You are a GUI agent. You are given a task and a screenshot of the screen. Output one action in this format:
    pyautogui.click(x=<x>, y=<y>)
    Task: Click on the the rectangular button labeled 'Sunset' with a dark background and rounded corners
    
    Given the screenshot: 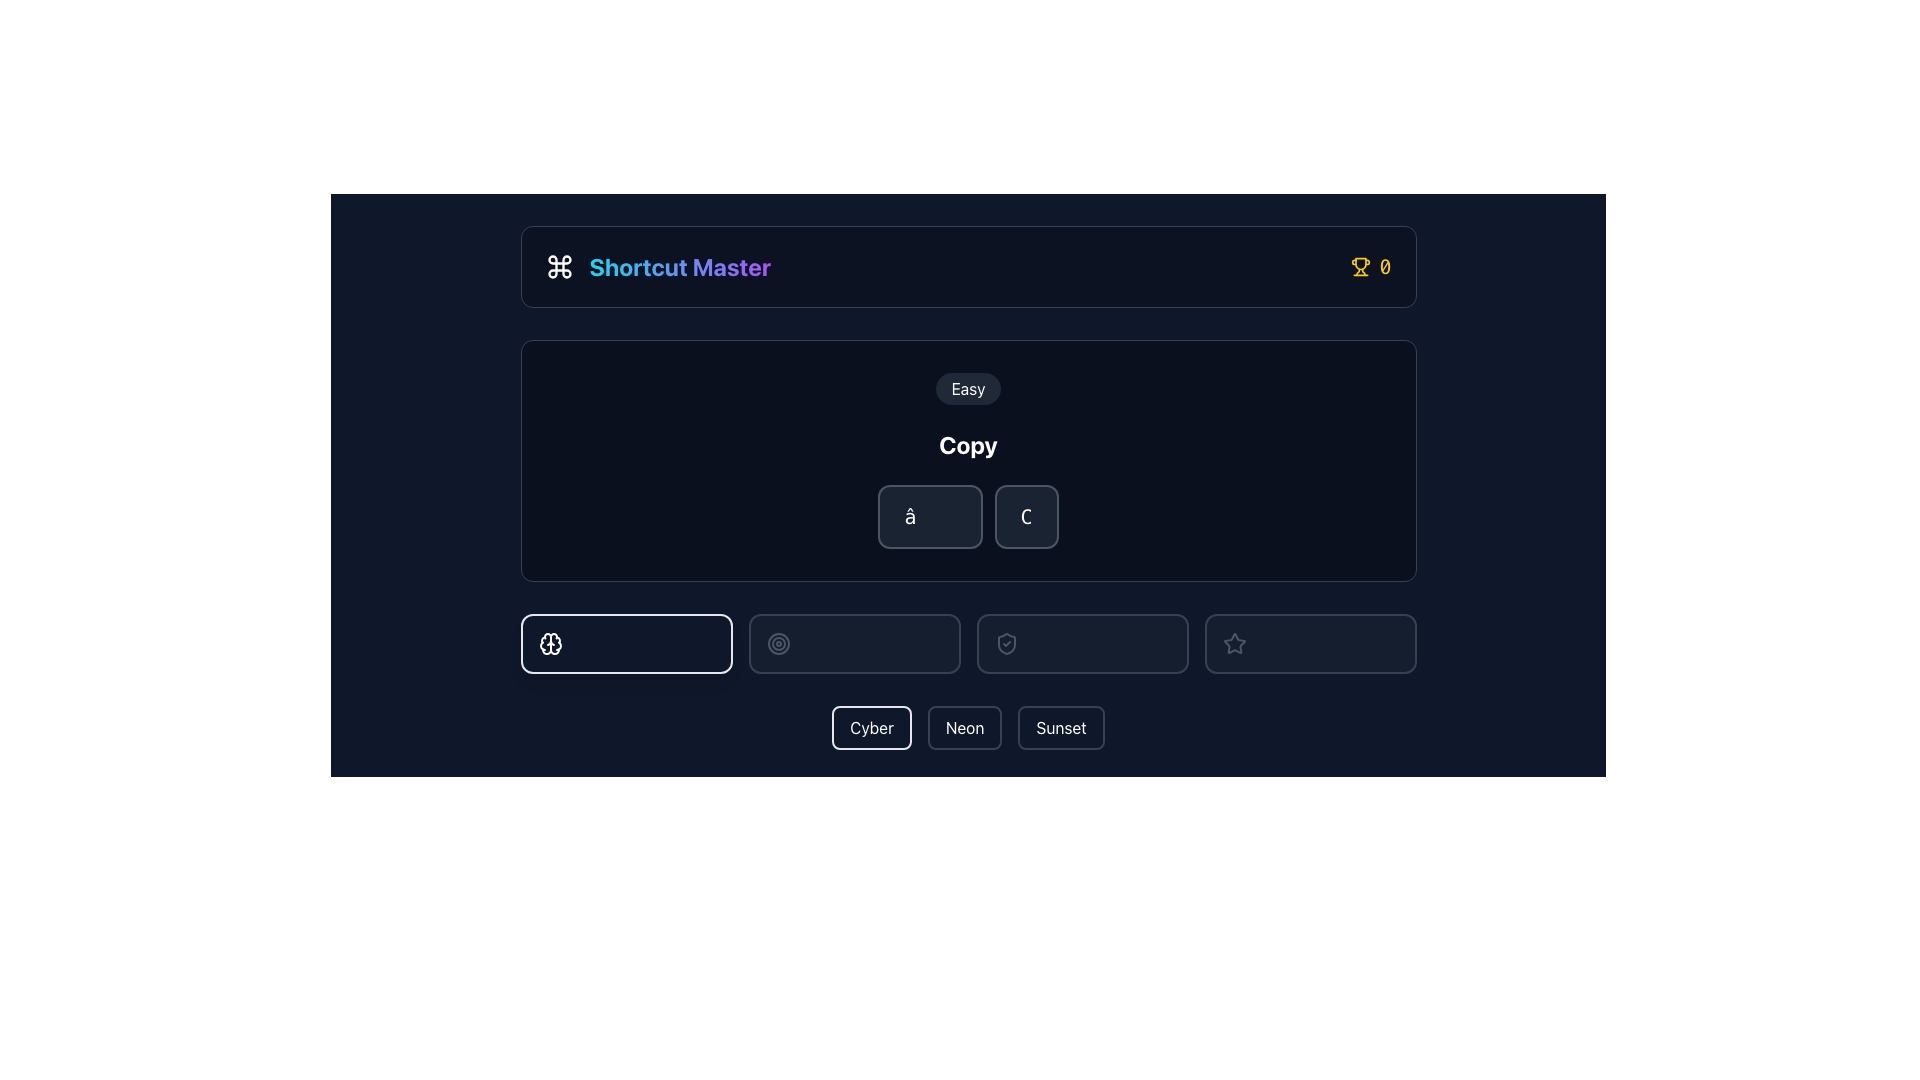 What is the action you would take?
    pyautogui.click(x=1060, y=728)
    